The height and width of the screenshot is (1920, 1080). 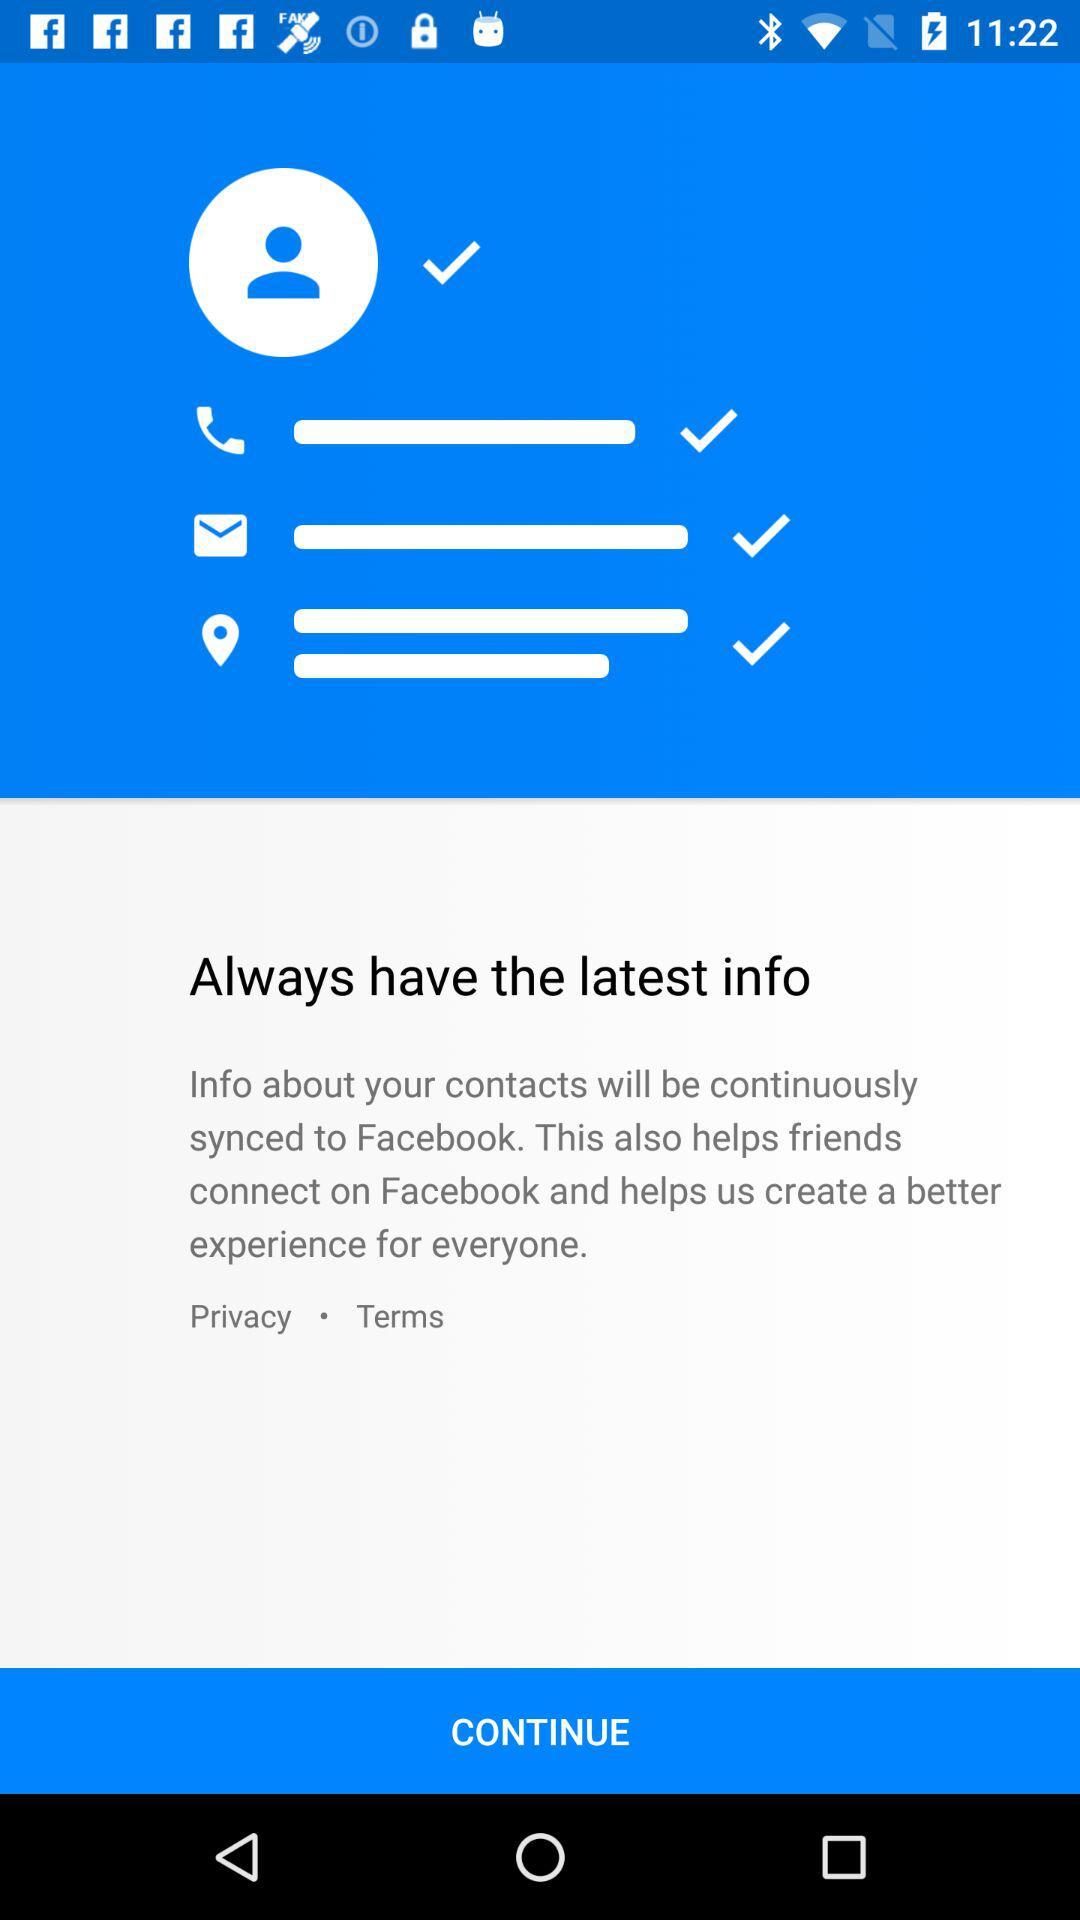 What do you see at coordinates (540, 1730) in the screenshot?
I see `the continue icon` at bounding box center [540, 1730].